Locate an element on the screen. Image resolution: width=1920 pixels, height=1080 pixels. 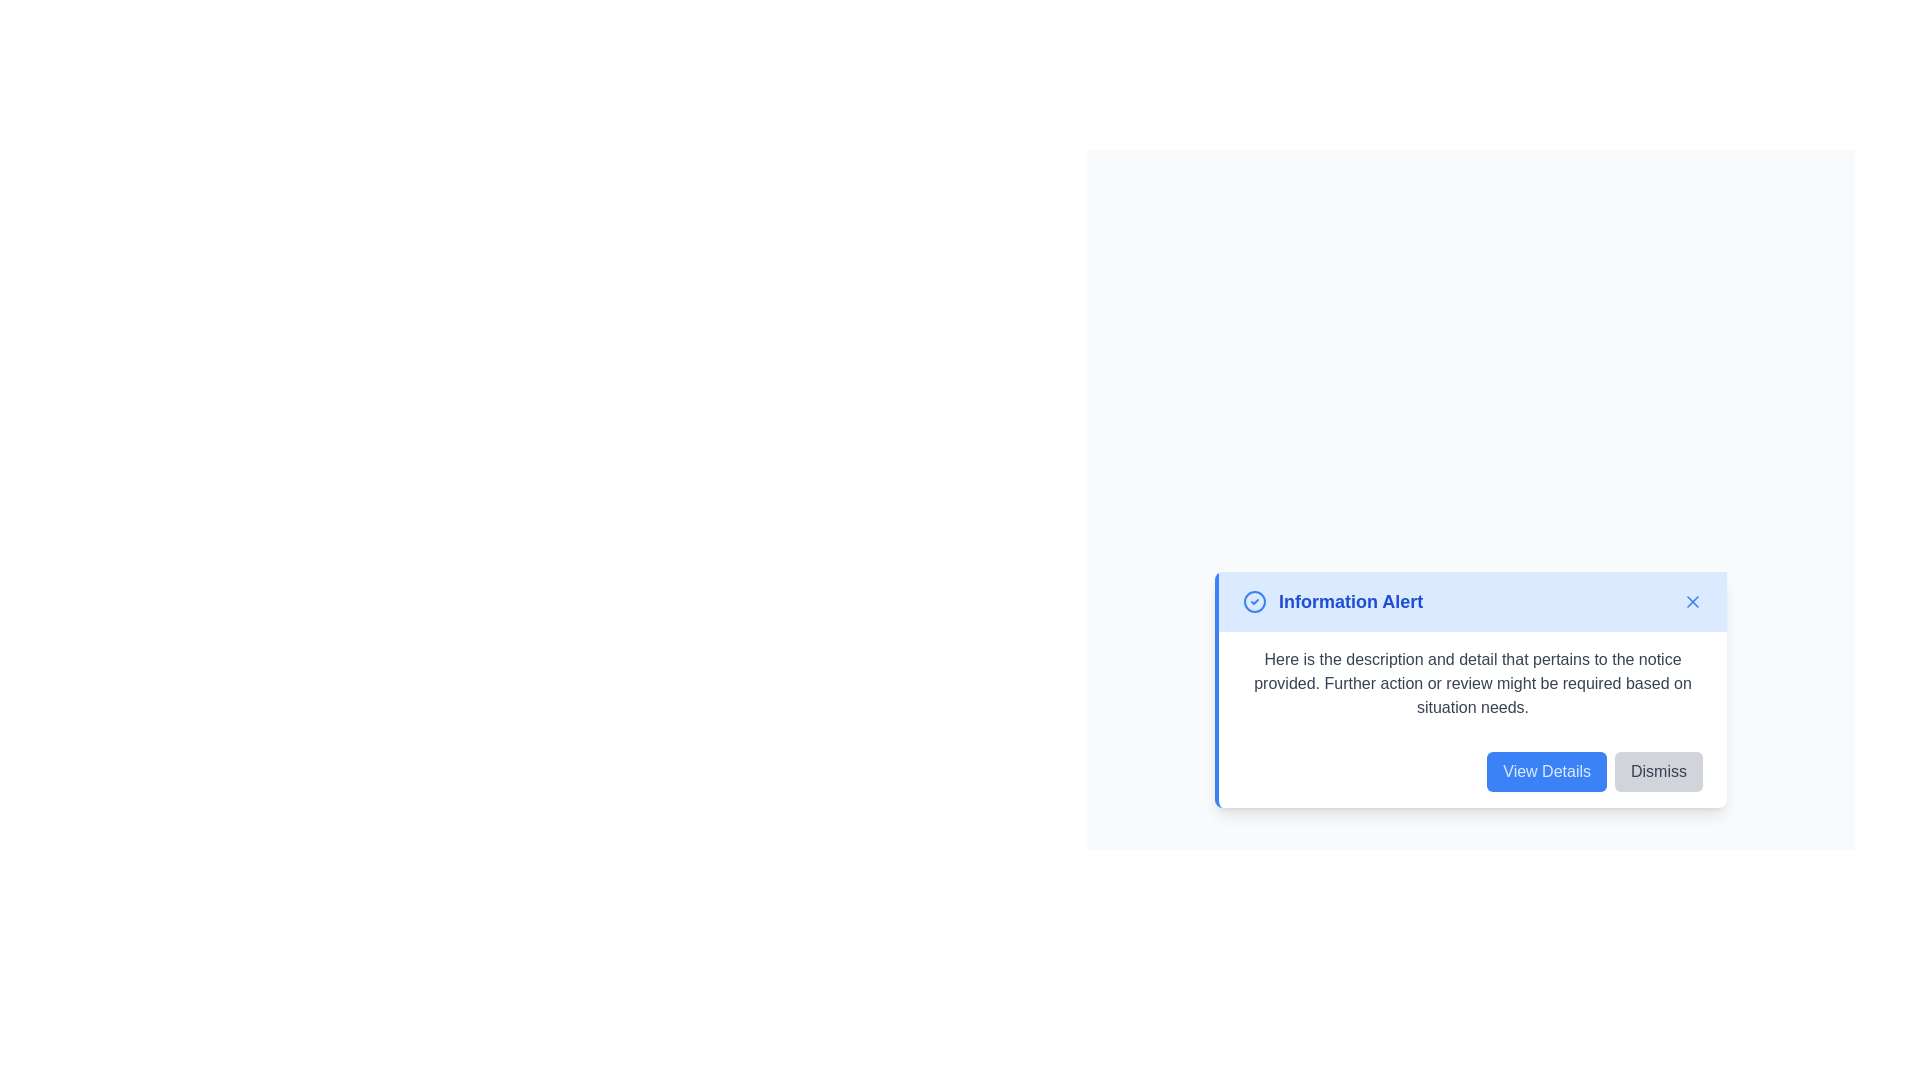
the 'View Details' button, which is a rectangular button with white text on a blue background, located on the right side of the dialog box is located at coordinates (1545, 770).